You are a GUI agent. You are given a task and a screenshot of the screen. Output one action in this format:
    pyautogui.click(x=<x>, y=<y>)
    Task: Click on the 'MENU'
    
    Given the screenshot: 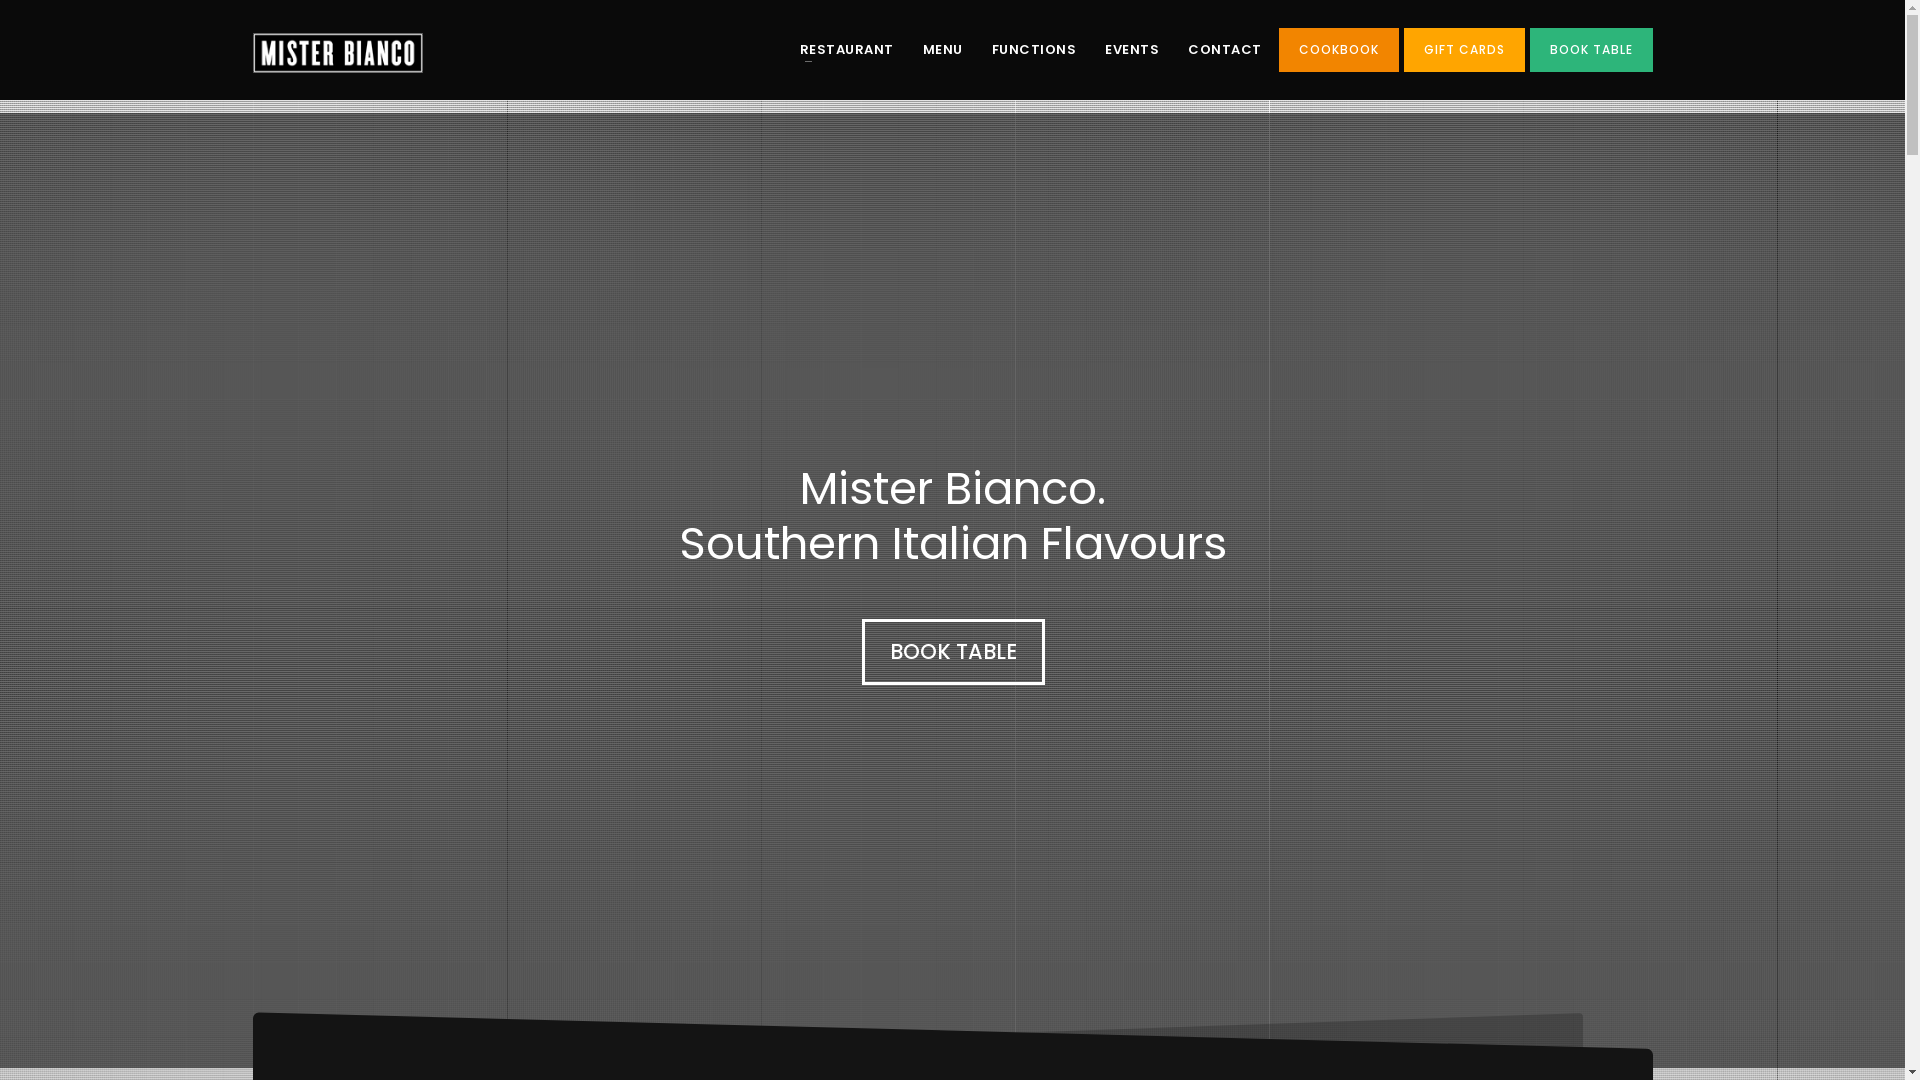 What is the action you would take?
    pyautogui.click(x=940, y=49)
    